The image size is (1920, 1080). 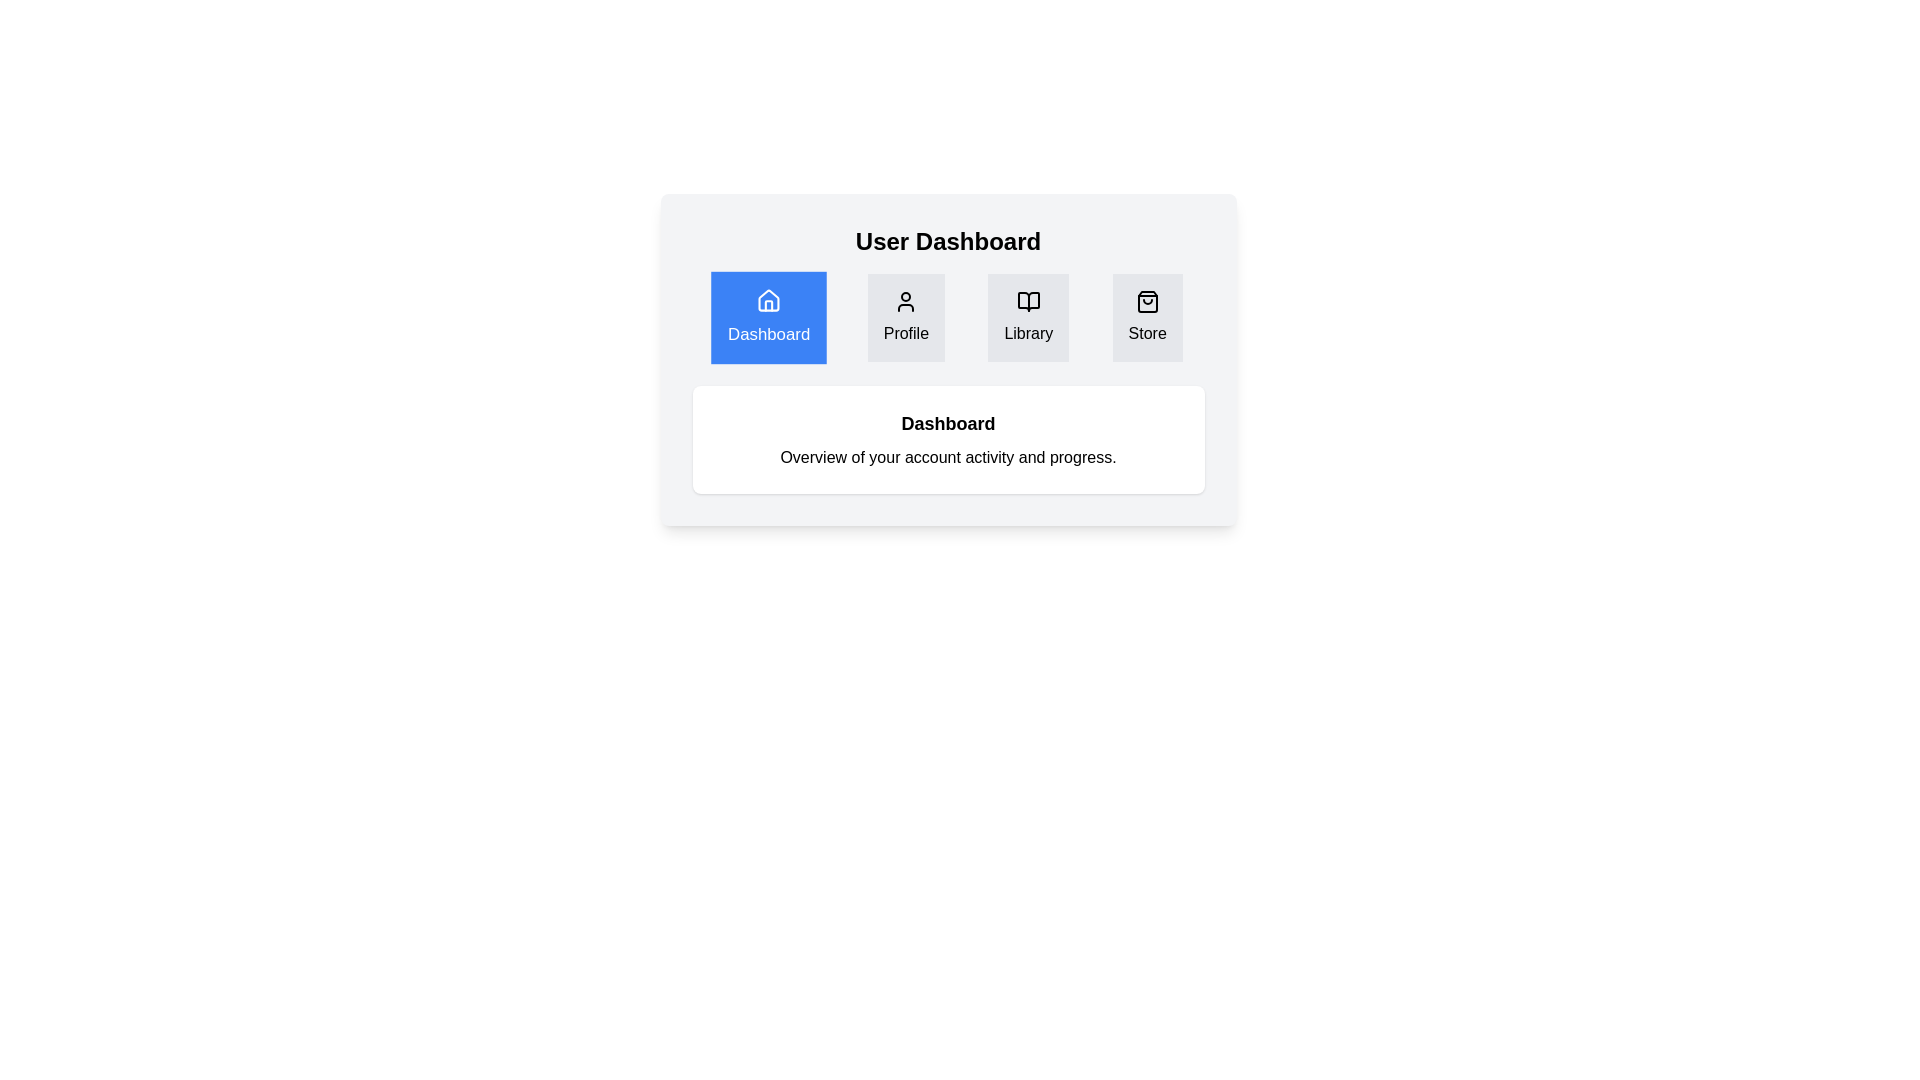 What do you see at coordinates (1028, 316) in the screenshot?
I see `the tab labeled Library to view its content` at bounding box center [1028, 316].